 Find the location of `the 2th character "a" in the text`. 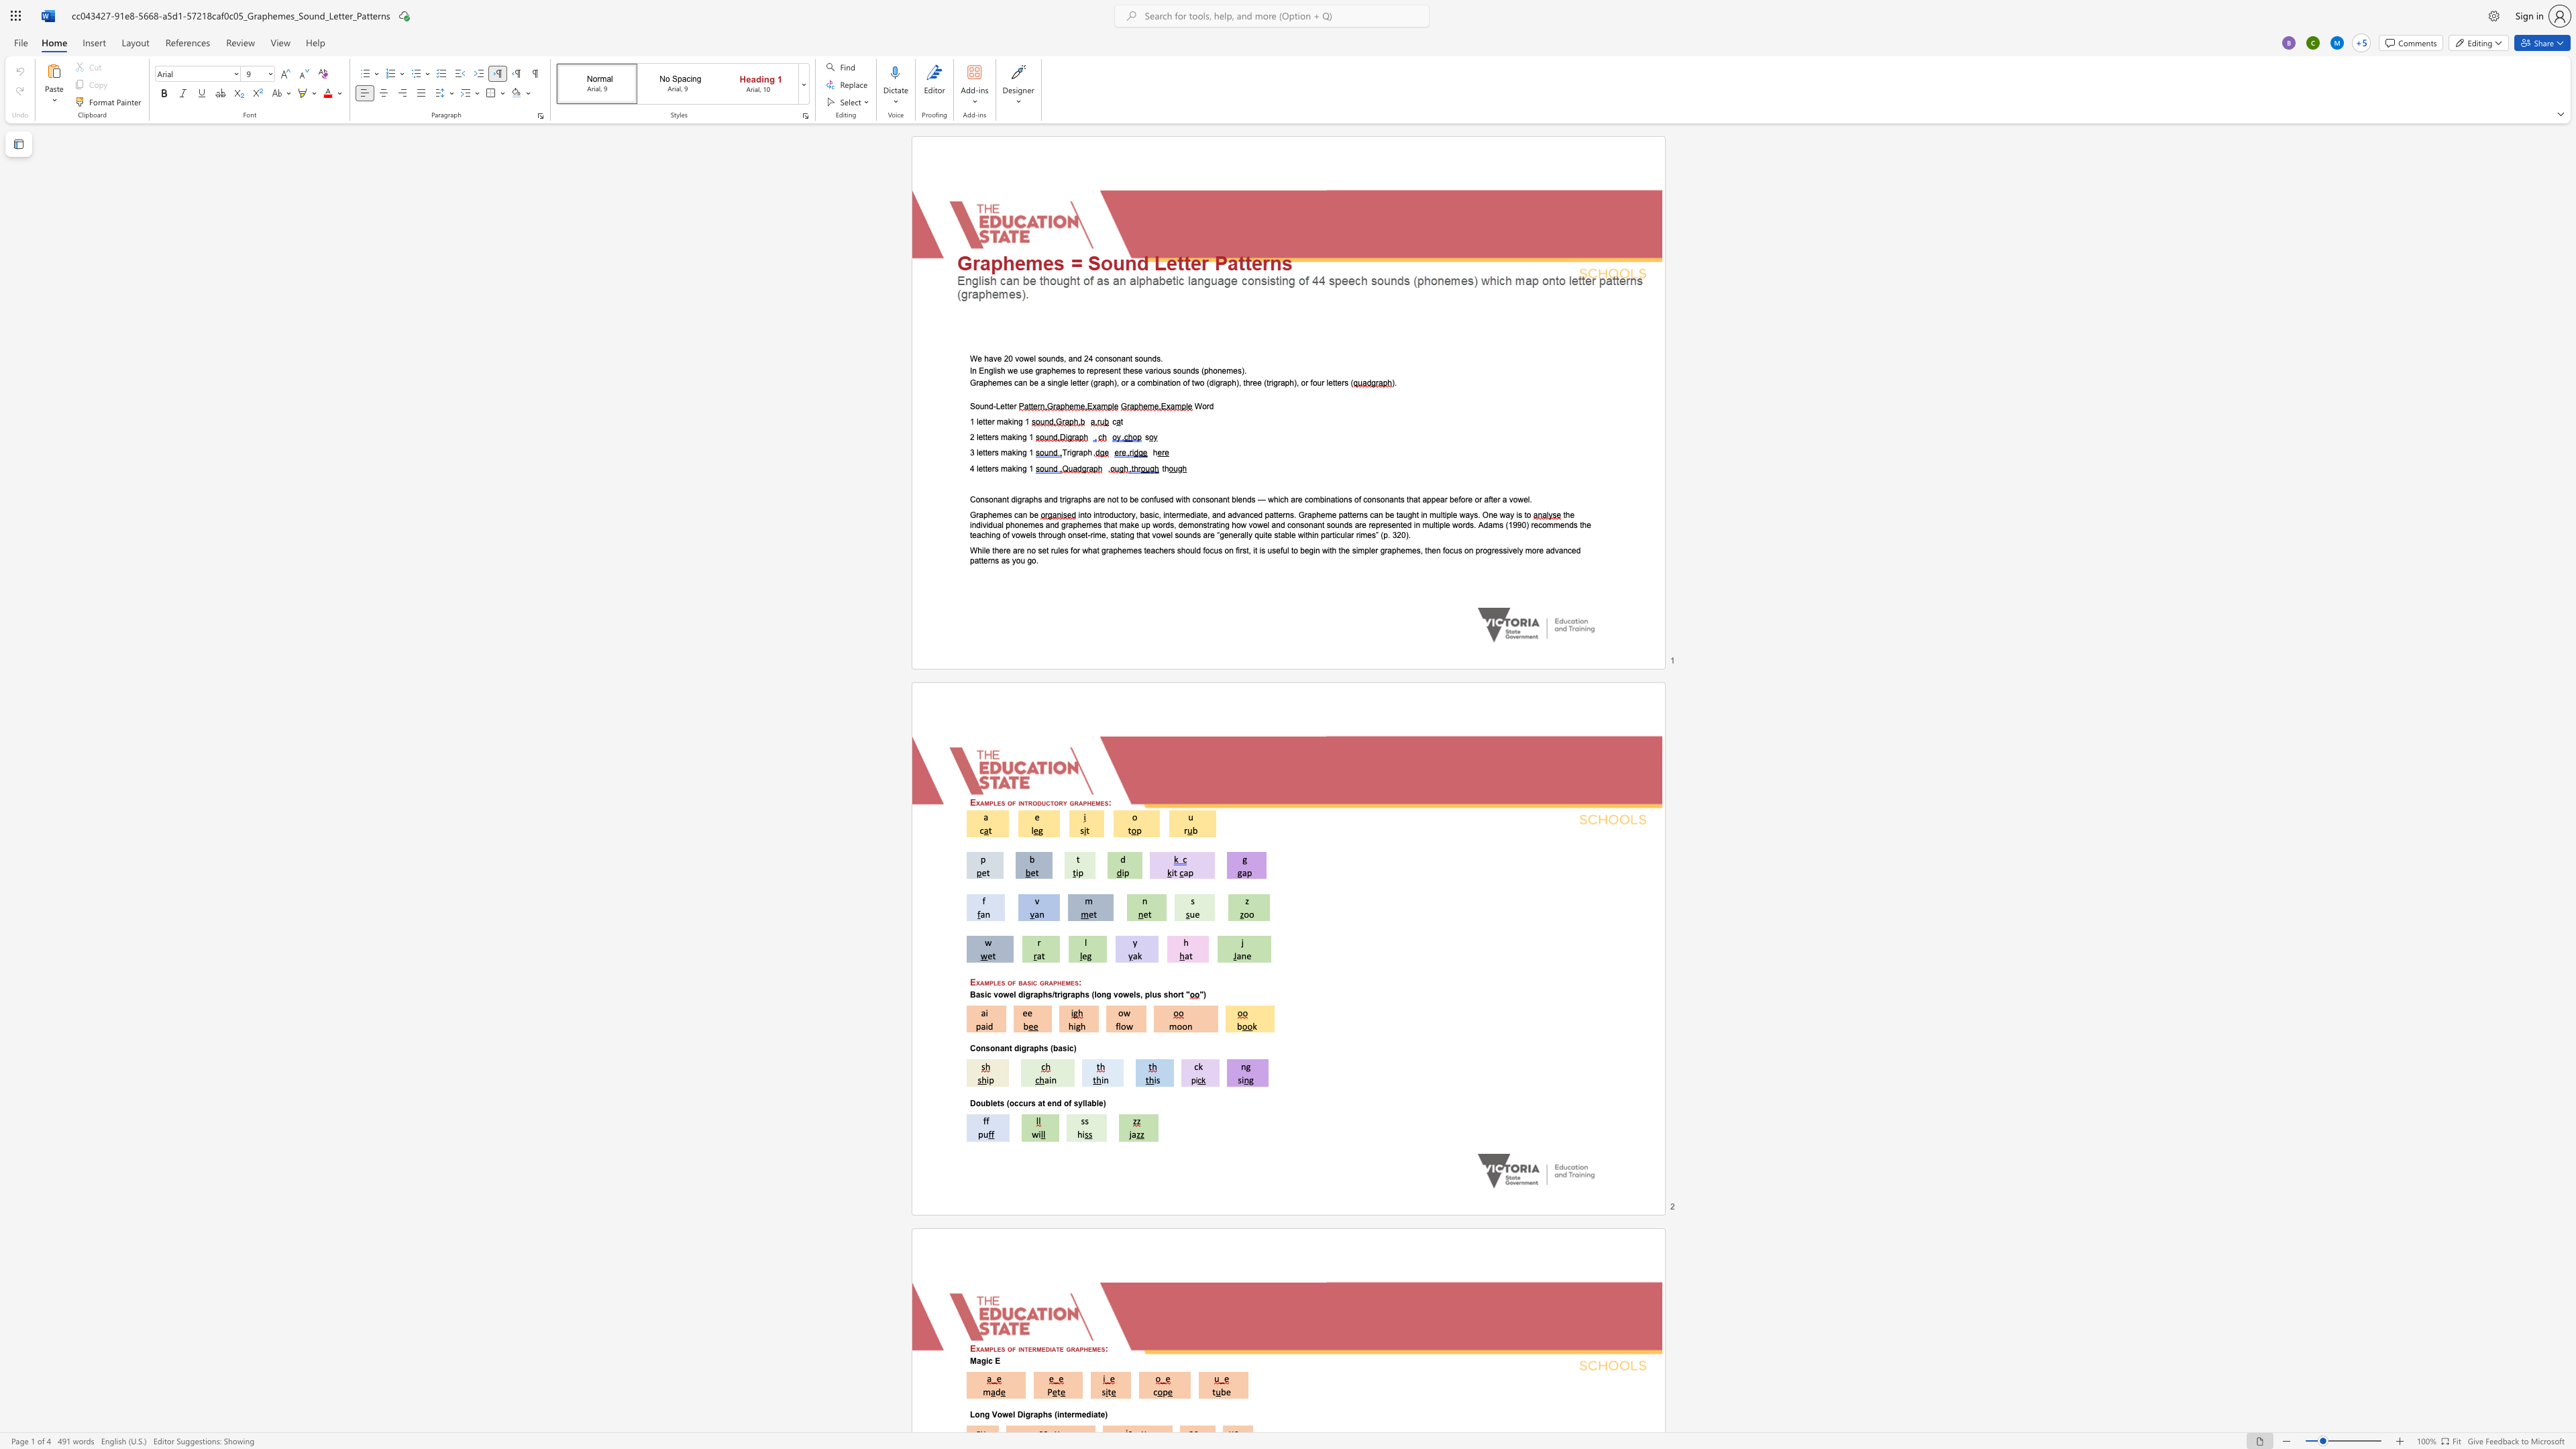

the 2th character "a" in the text is located at coordinates (1024, 982).